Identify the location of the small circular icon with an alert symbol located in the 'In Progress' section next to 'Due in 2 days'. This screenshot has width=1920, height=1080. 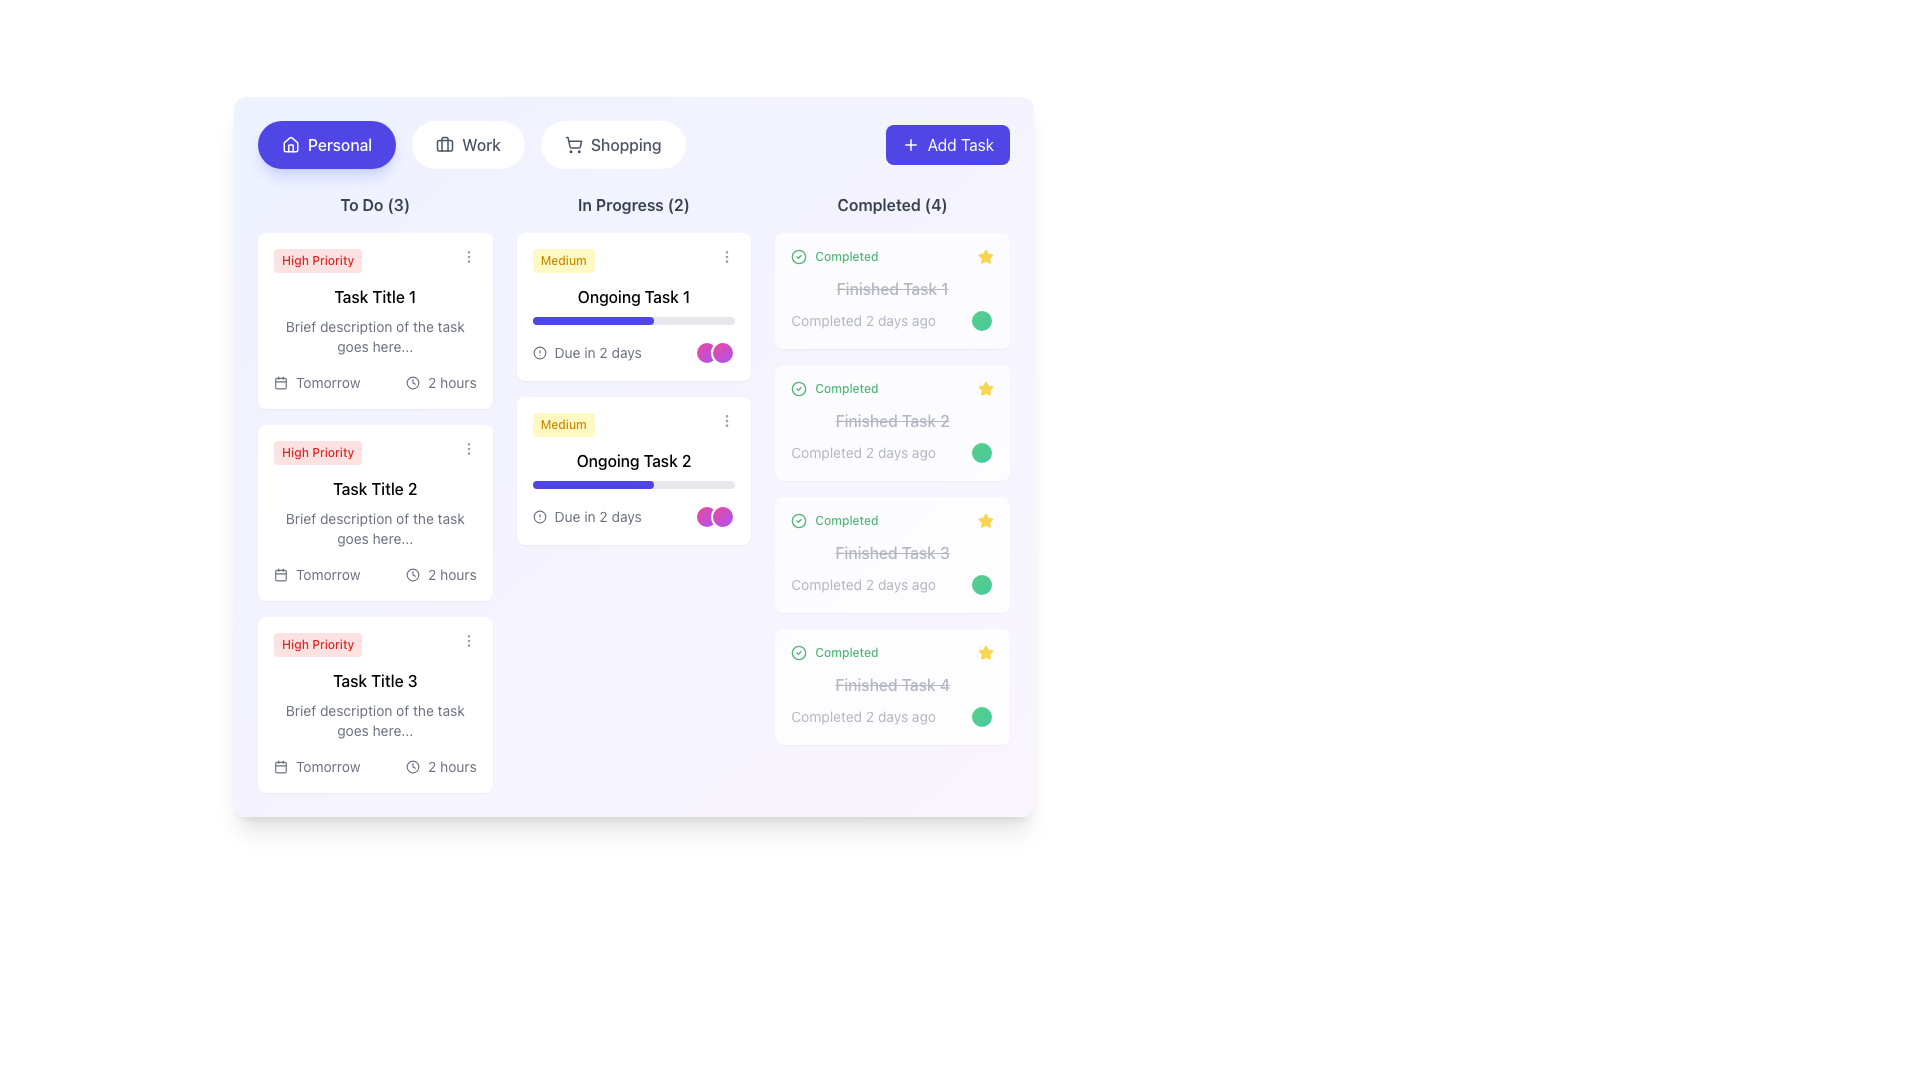
(539, 515).